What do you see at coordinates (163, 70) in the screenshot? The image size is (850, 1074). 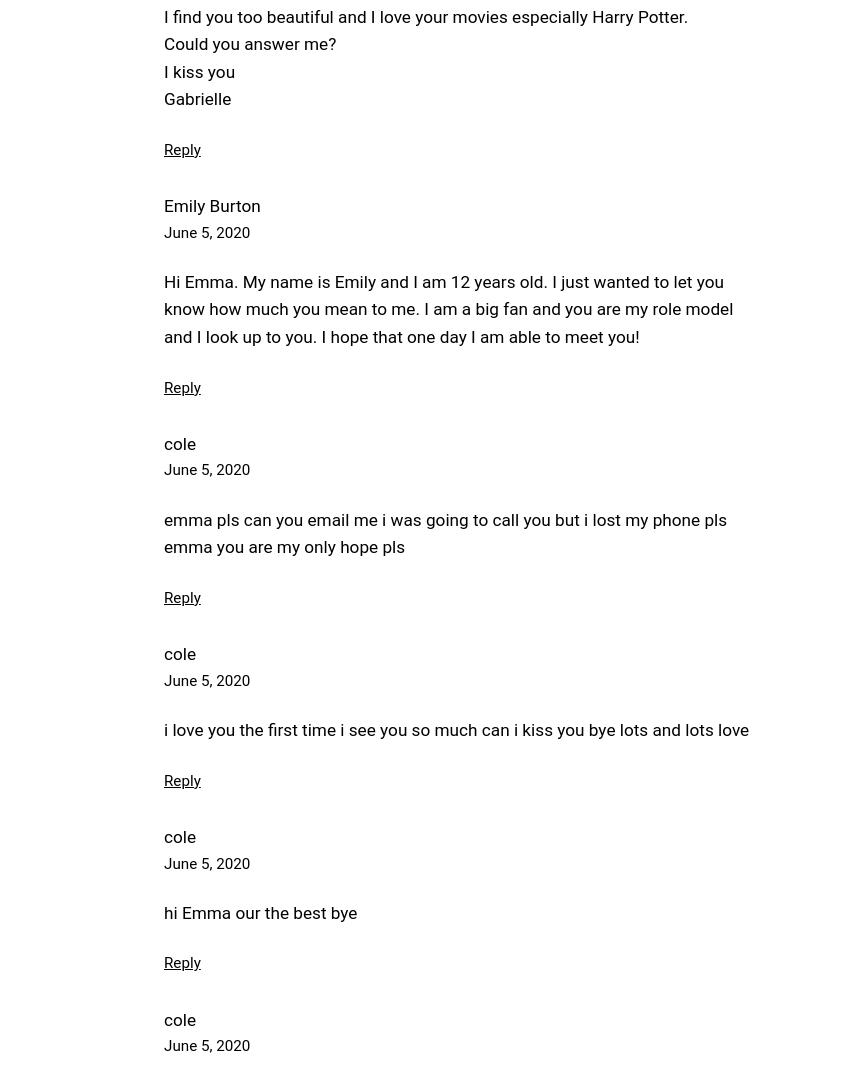 I see `'I kiss you'` at bounding box center [163, 70].